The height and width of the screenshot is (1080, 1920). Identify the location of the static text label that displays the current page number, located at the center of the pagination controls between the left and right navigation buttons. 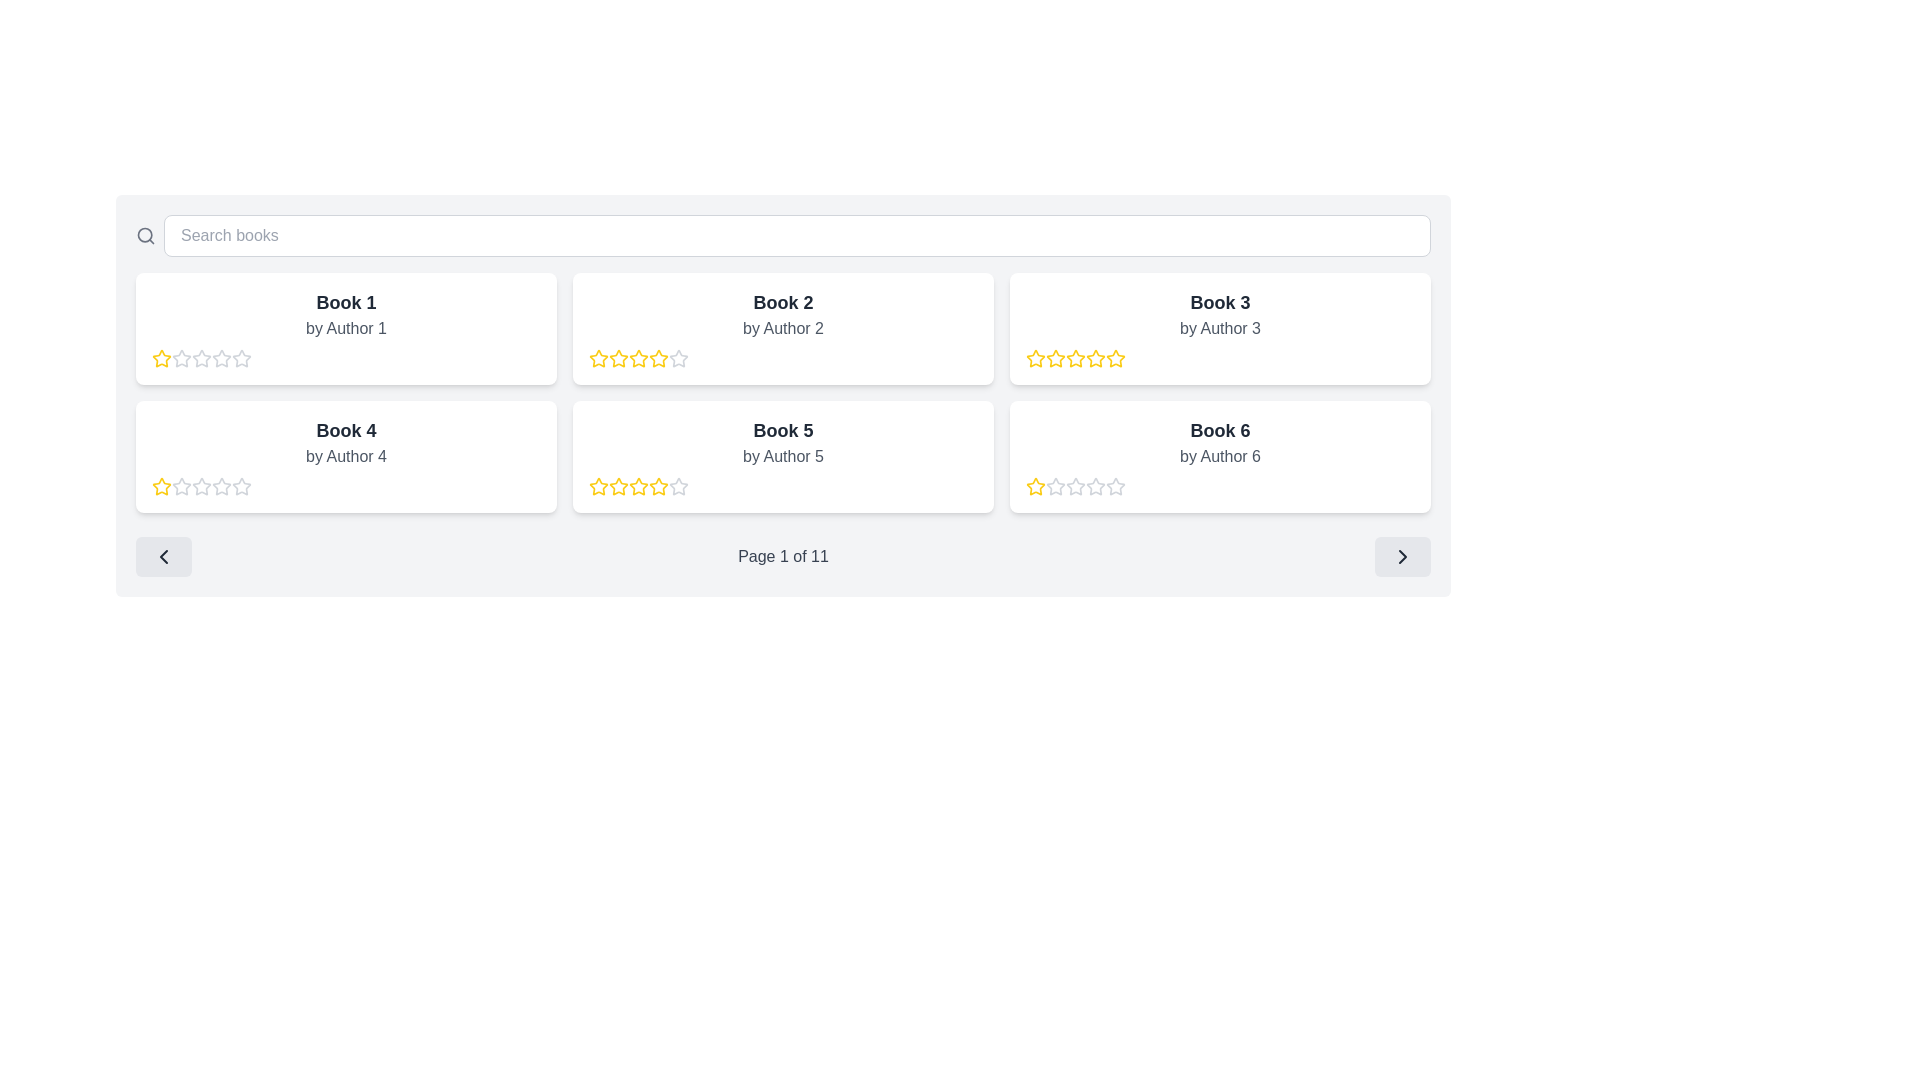
(782, 556).